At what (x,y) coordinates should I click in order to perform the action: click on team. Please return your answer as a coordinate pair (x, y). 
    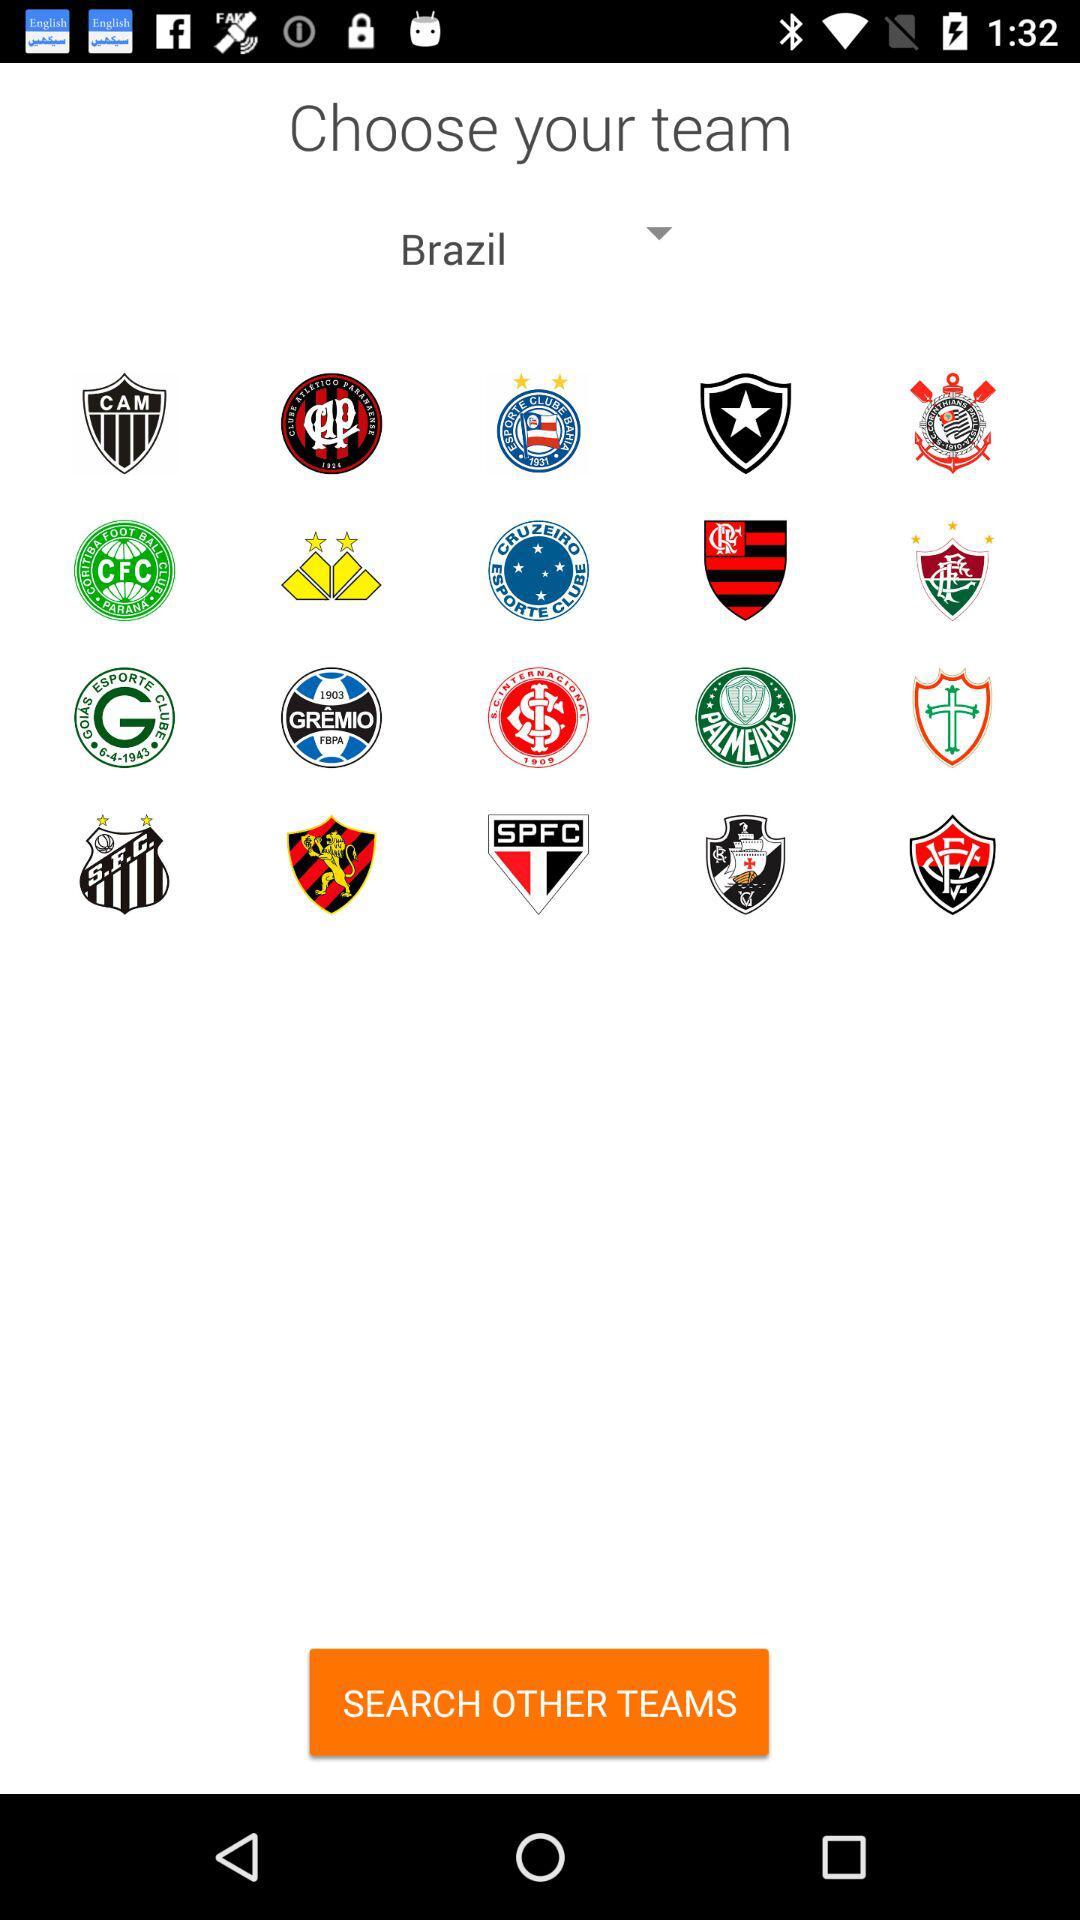
    Looking at the image, I should click on (537, 864).